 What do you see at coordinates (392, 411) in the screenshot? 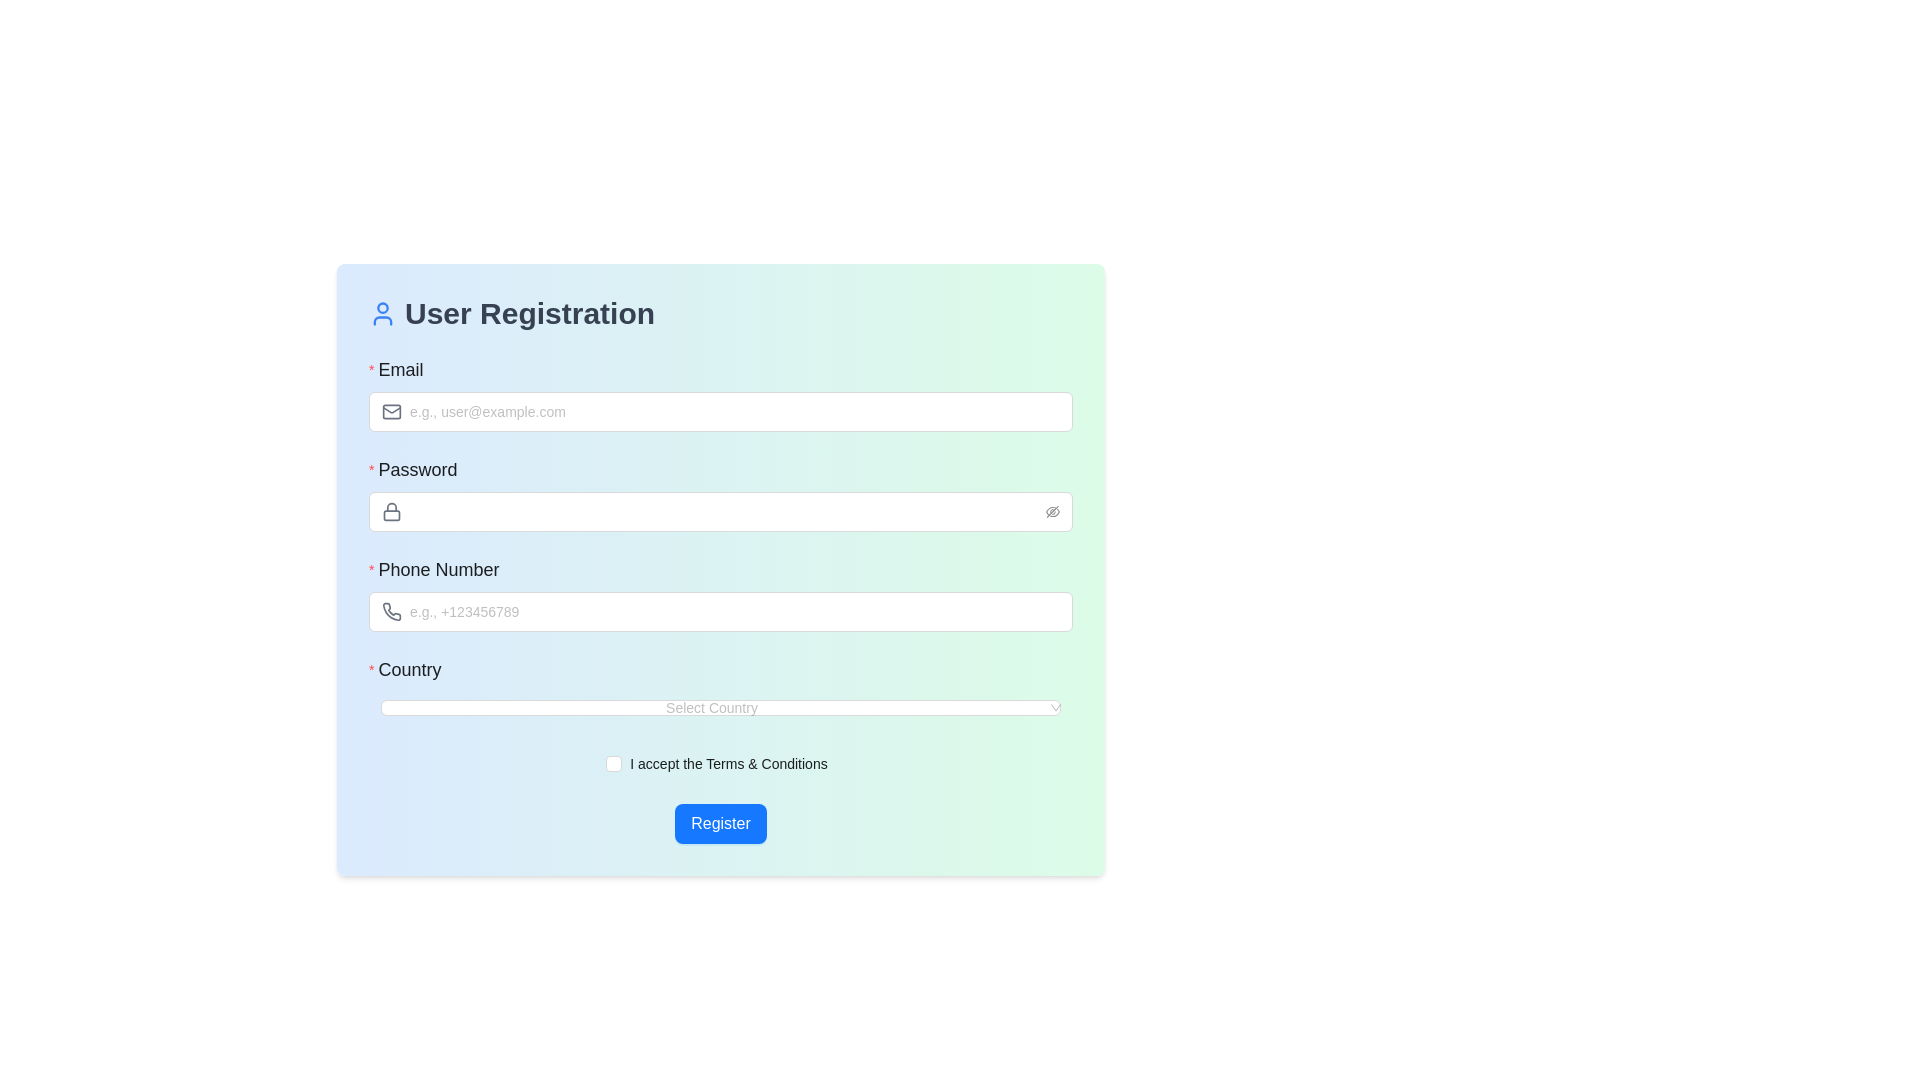
I see `the mail icon, which is a gray envelope styled with thin lines, located inside the 'Email' input field to the left of the placeholder text 'e.g., user@example.com'` at bounding box center [392, 411].